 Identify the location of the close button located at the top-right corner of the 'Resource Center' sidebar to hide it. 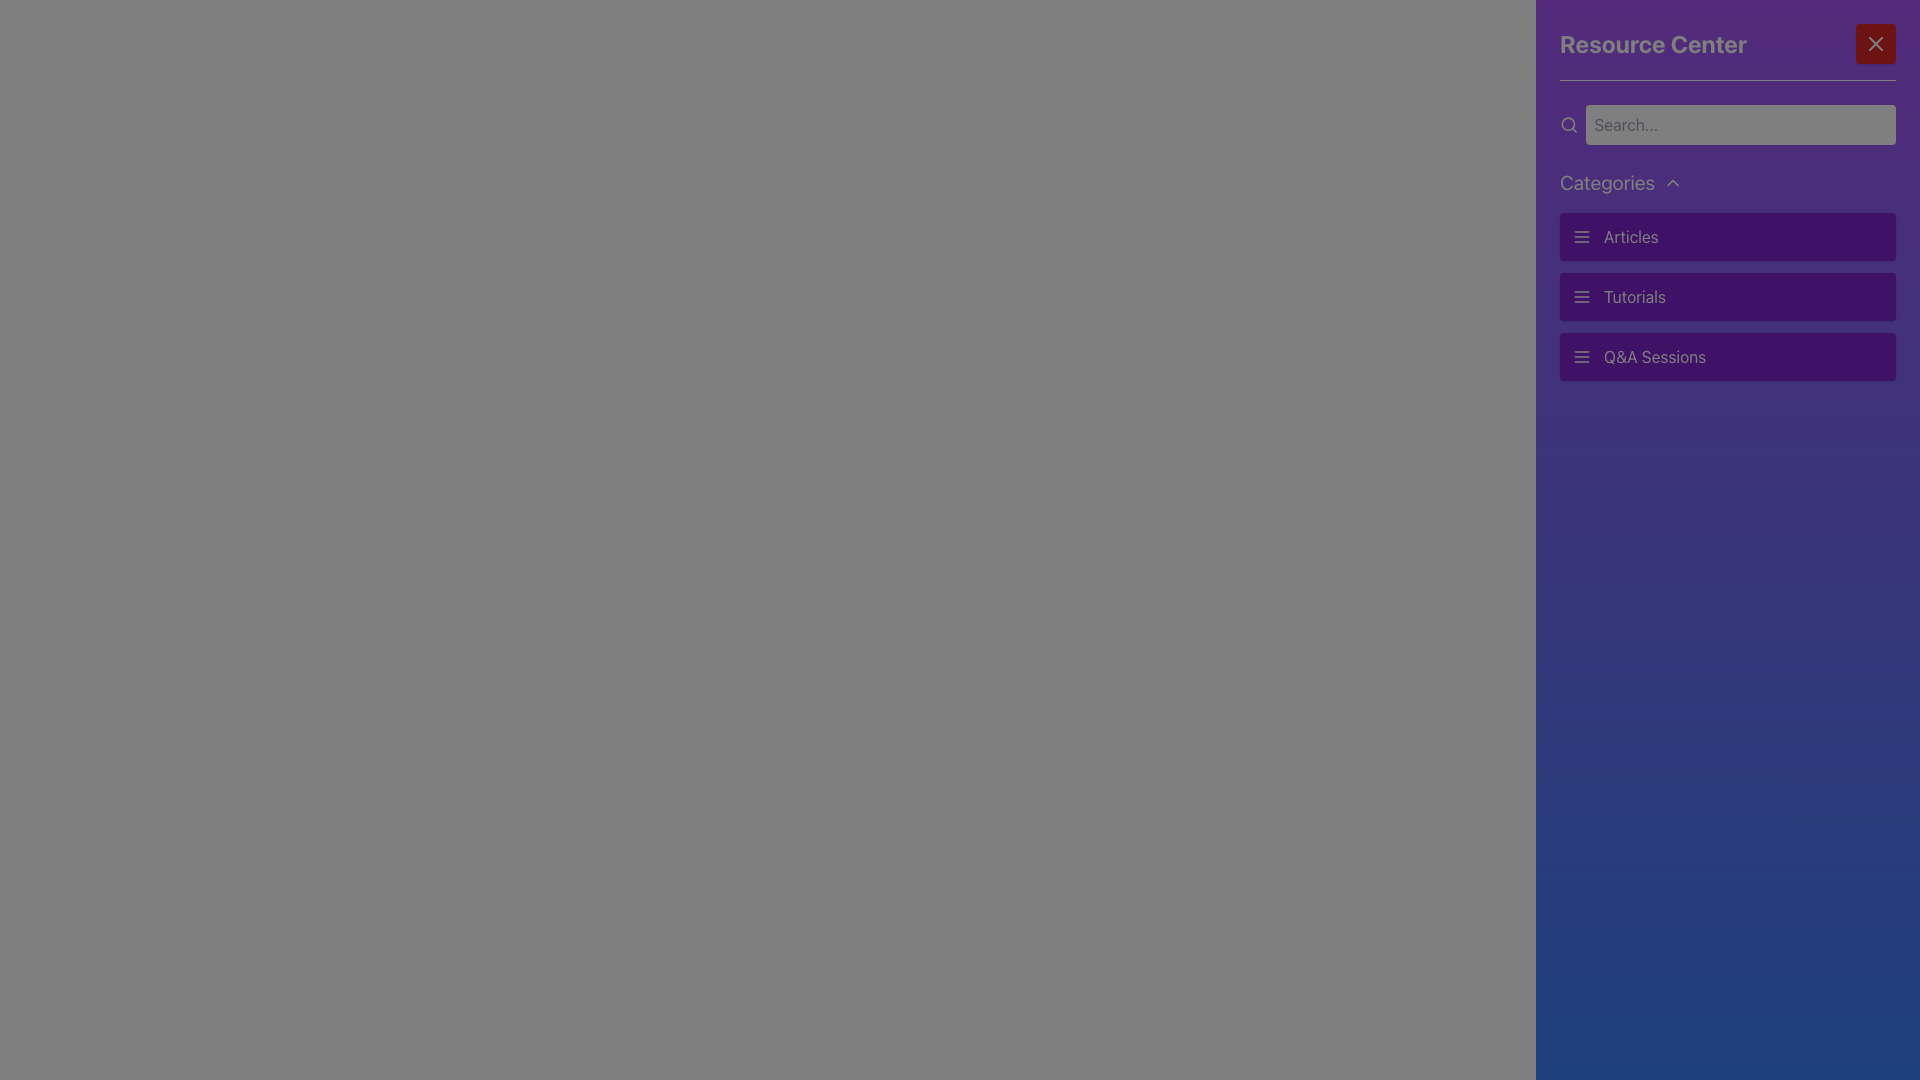
(1875, 43).